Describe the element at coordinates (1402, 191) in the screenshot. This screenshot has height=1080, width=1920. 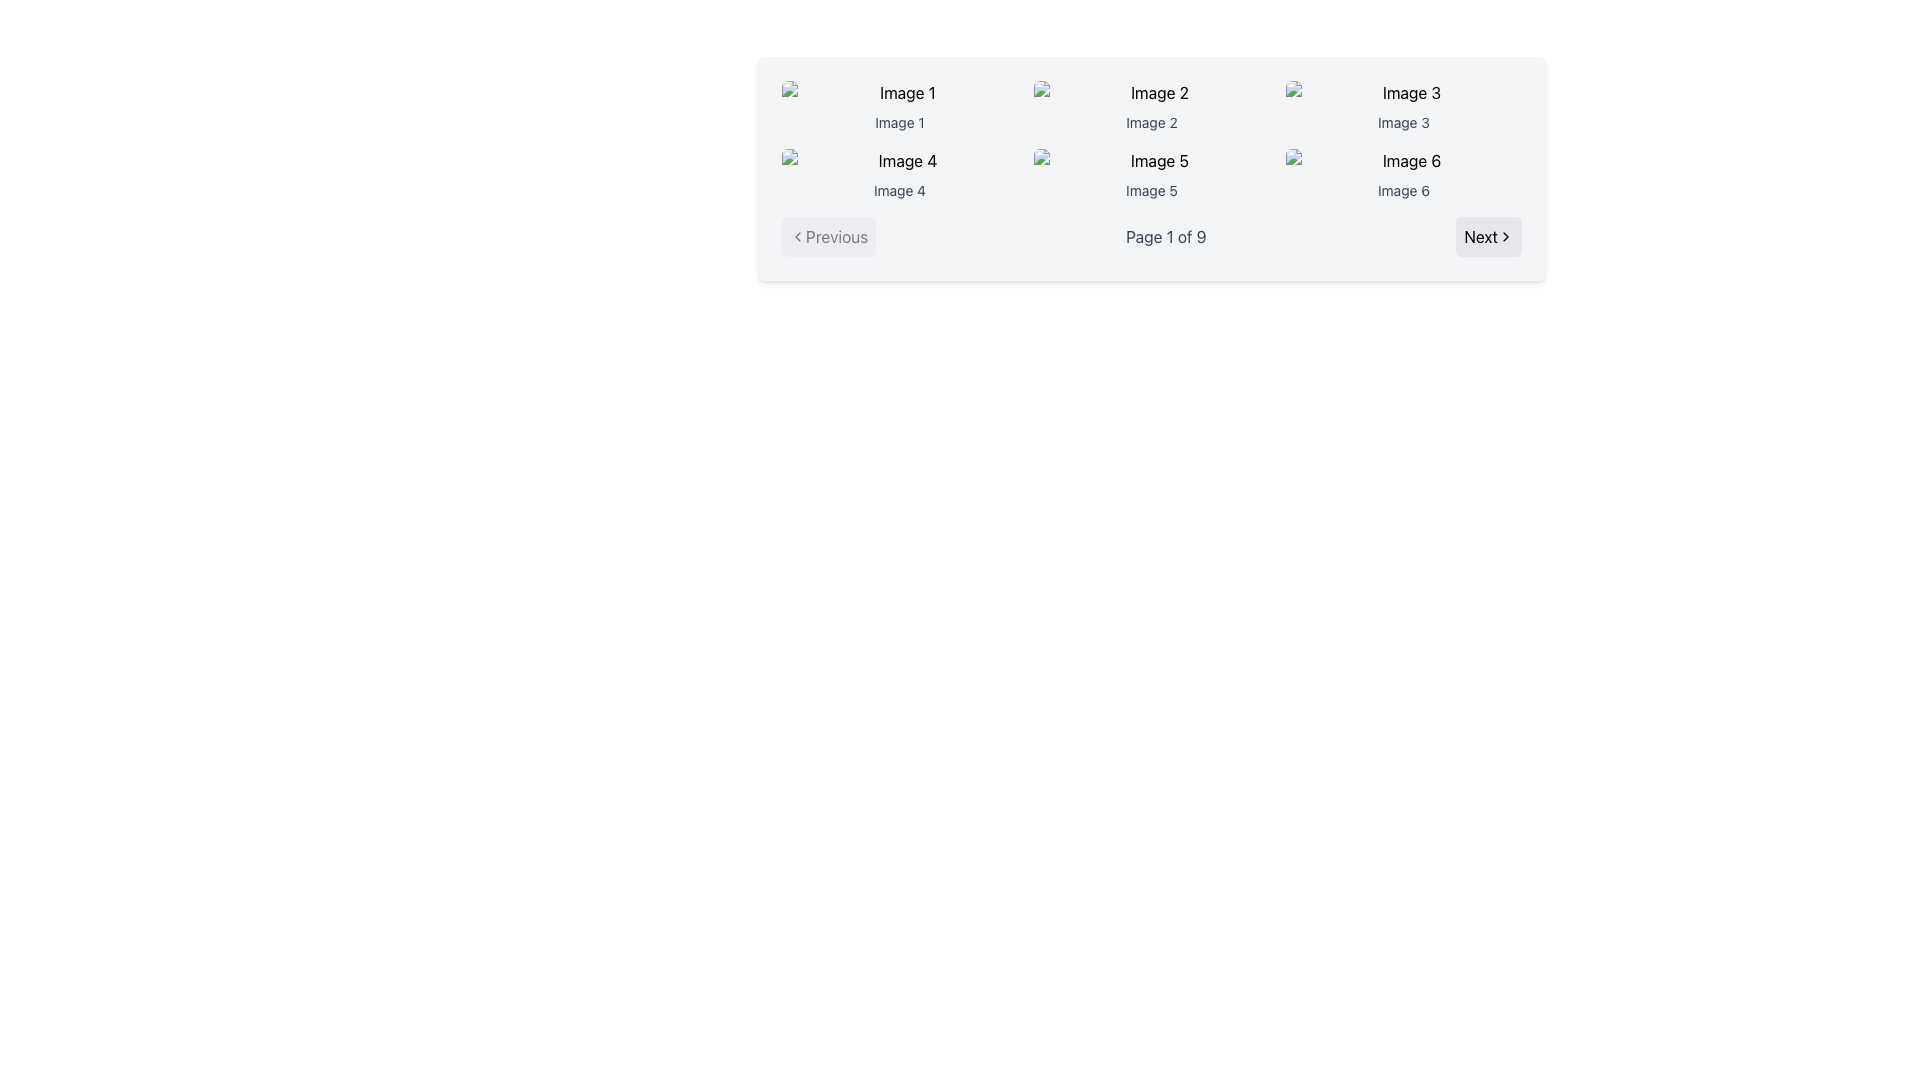
I see `the label displaying 'Image 6', which is styled in gray and positioned below the sixth image` at that location.